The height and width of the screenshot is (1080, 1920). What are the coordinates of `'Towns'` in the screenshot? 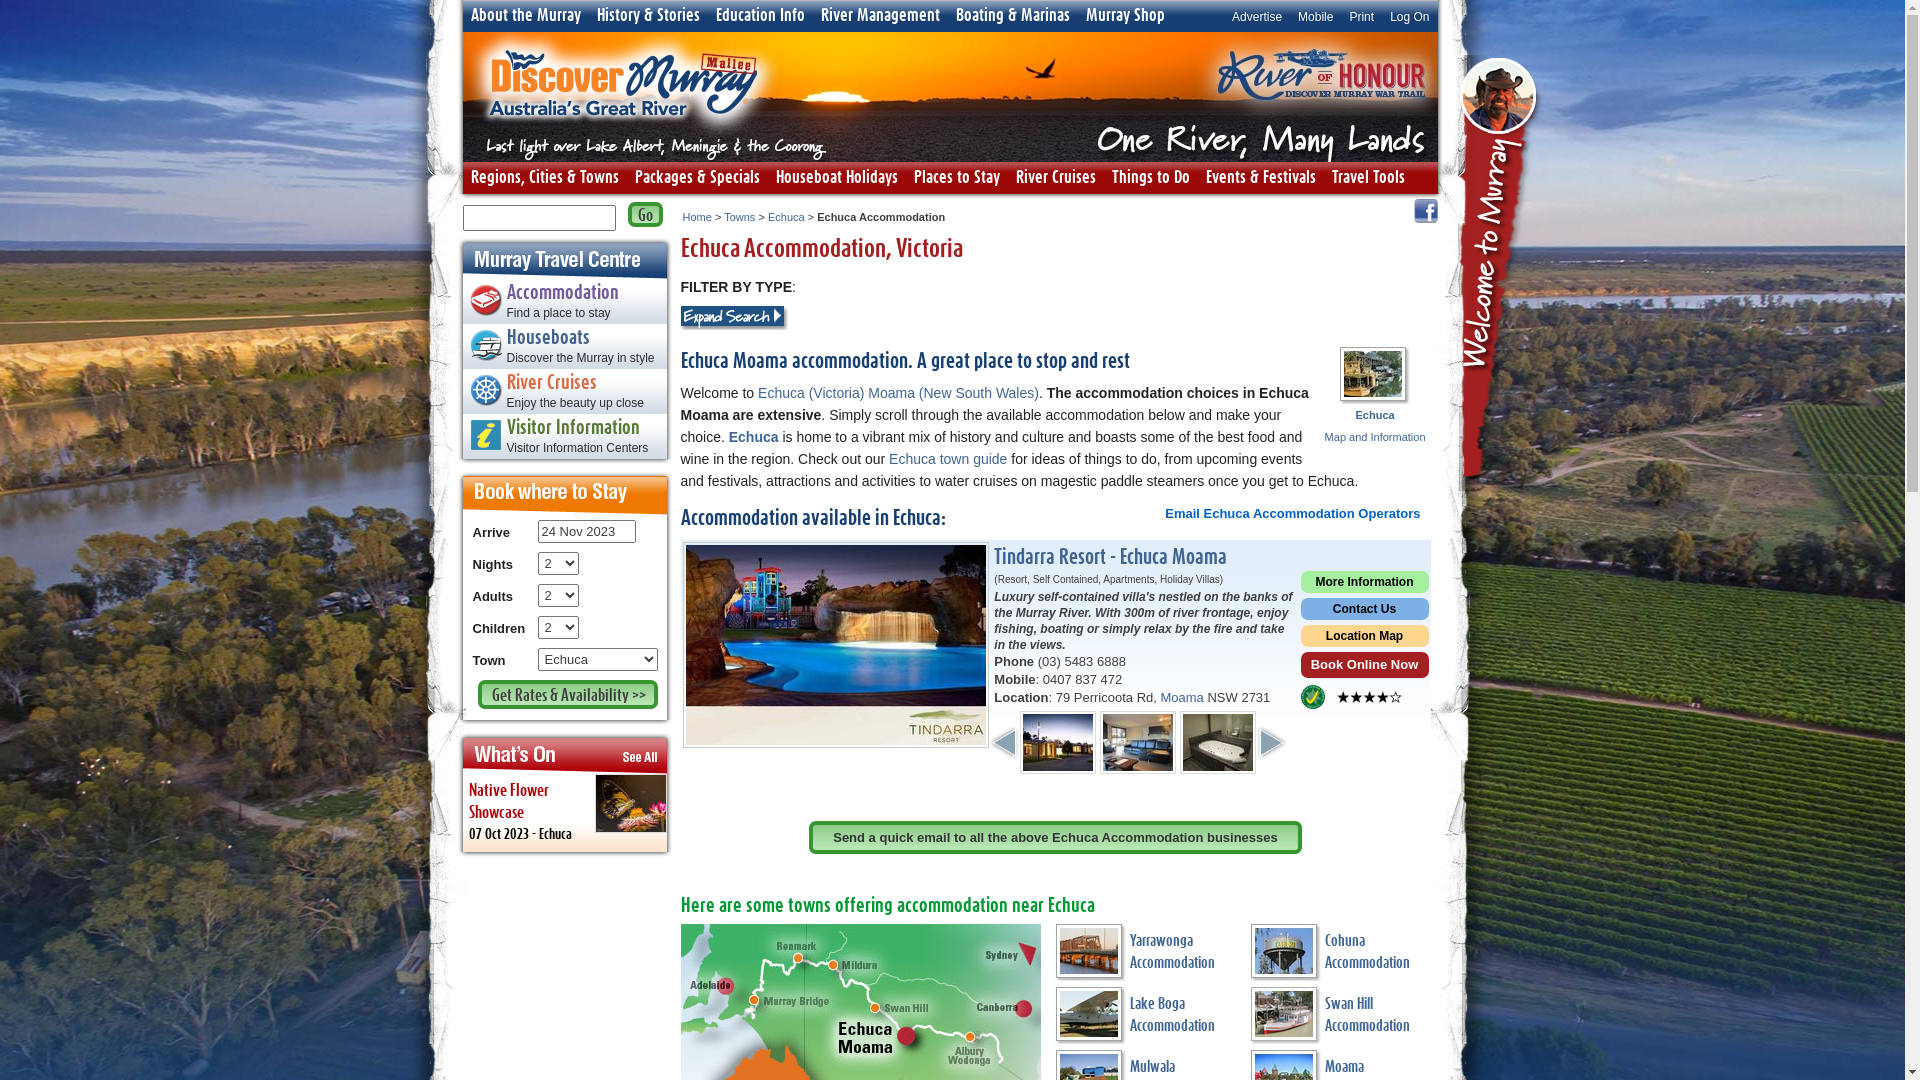 It's located at (723, 216).